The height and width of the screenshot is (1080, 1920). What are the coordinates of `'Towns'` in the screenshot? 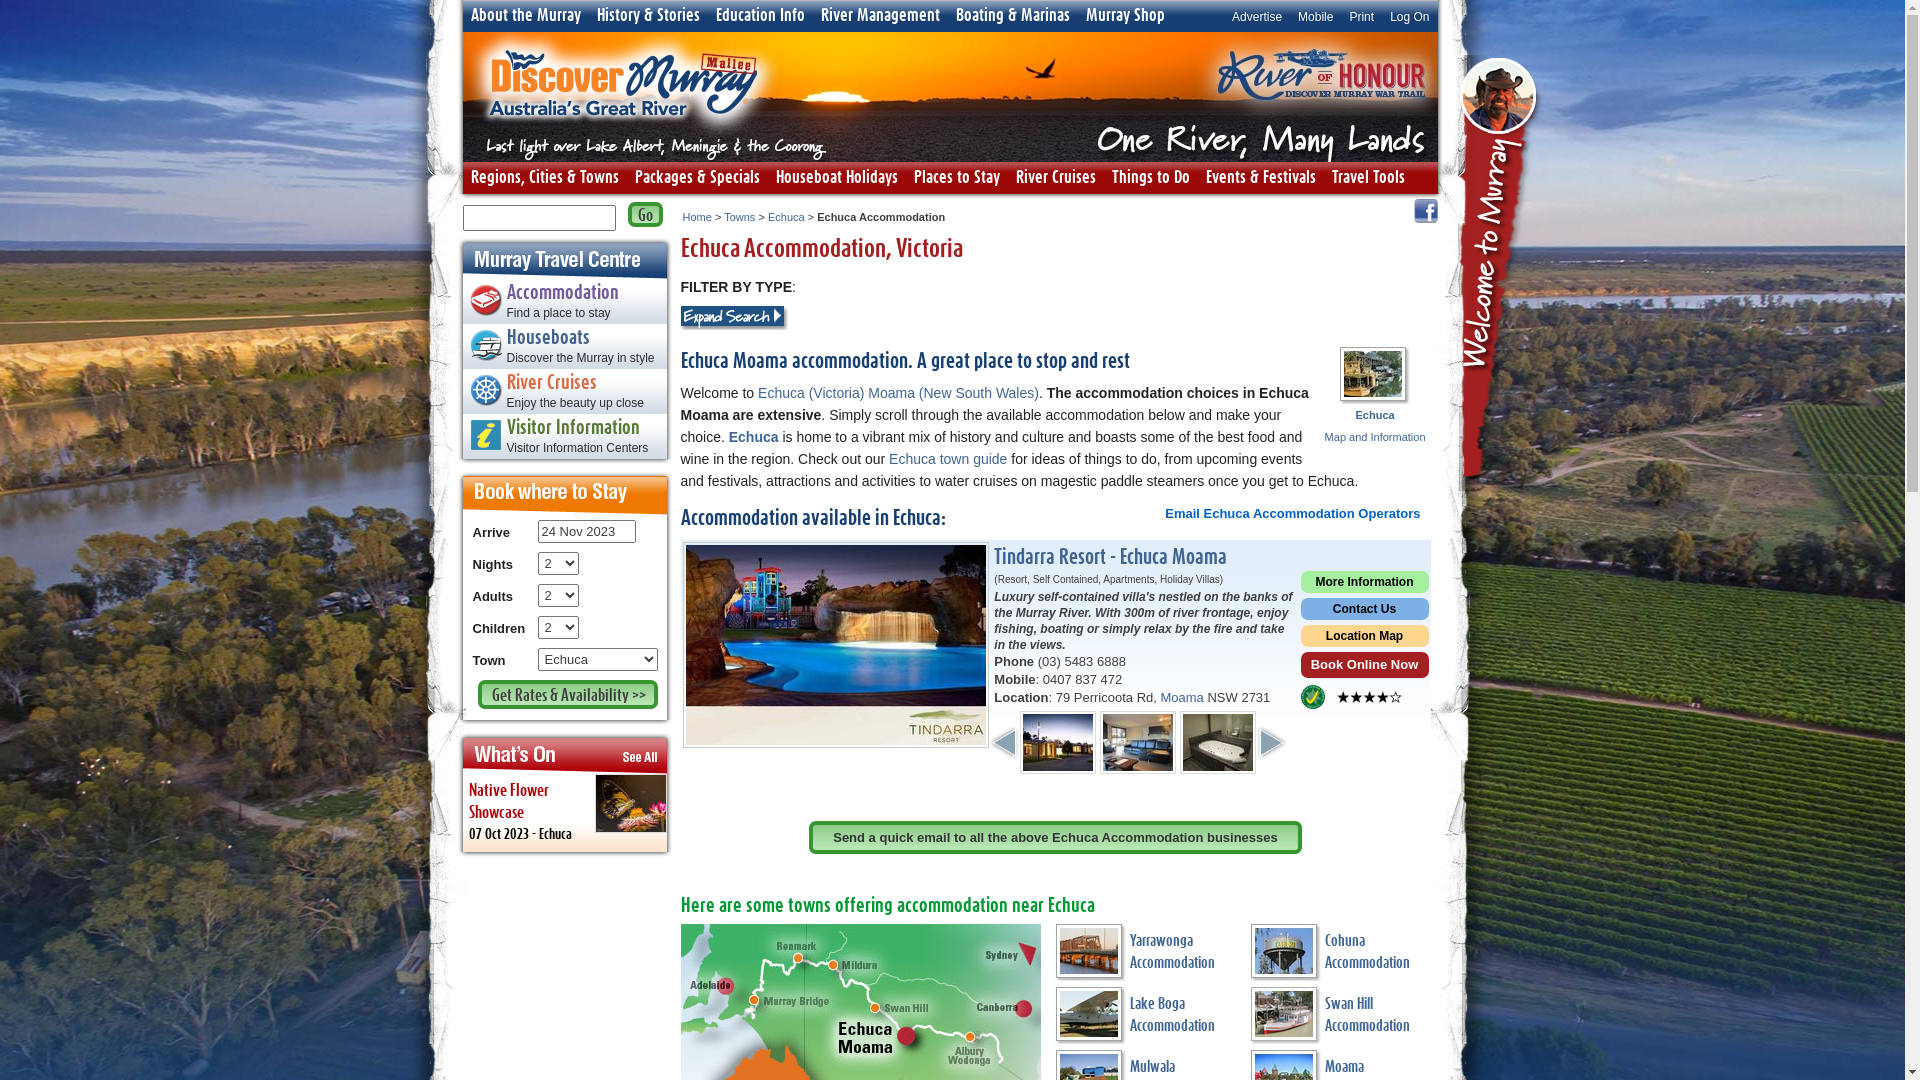 It's located at (723, 216).